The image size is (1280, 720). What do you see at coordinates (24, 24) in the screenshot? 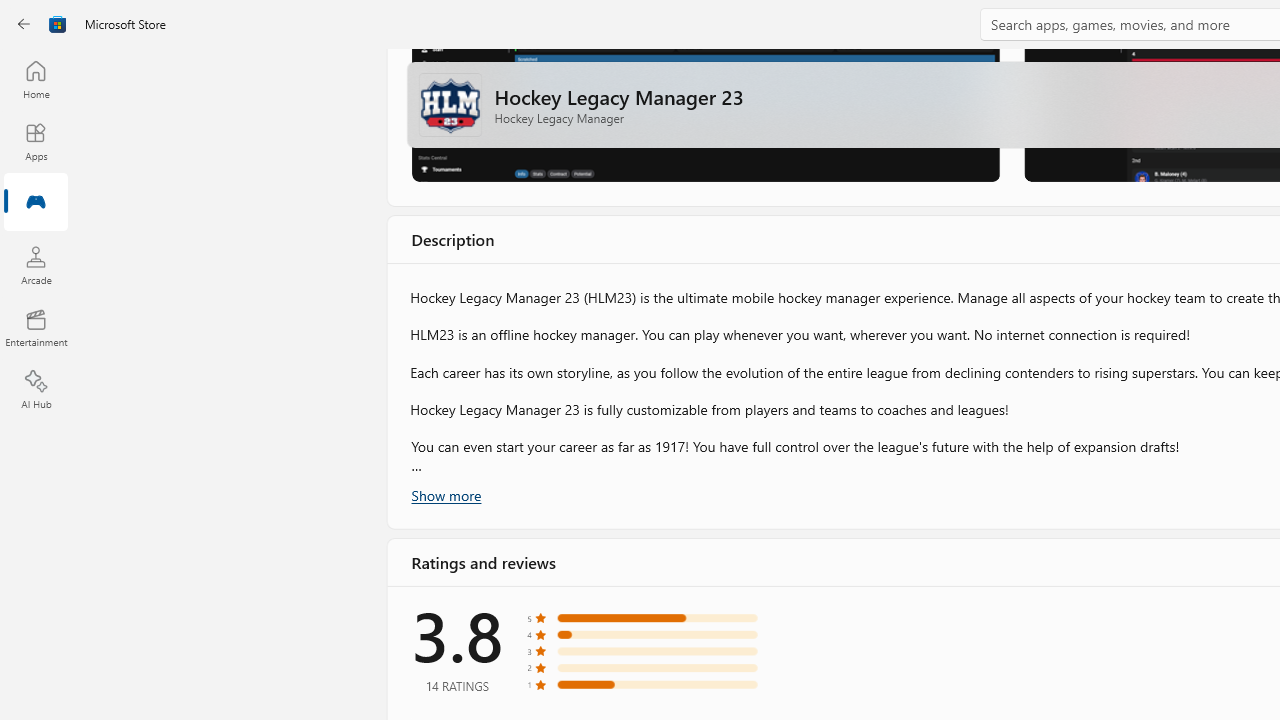
I see `'Back'` at bounding box center [24, 24].